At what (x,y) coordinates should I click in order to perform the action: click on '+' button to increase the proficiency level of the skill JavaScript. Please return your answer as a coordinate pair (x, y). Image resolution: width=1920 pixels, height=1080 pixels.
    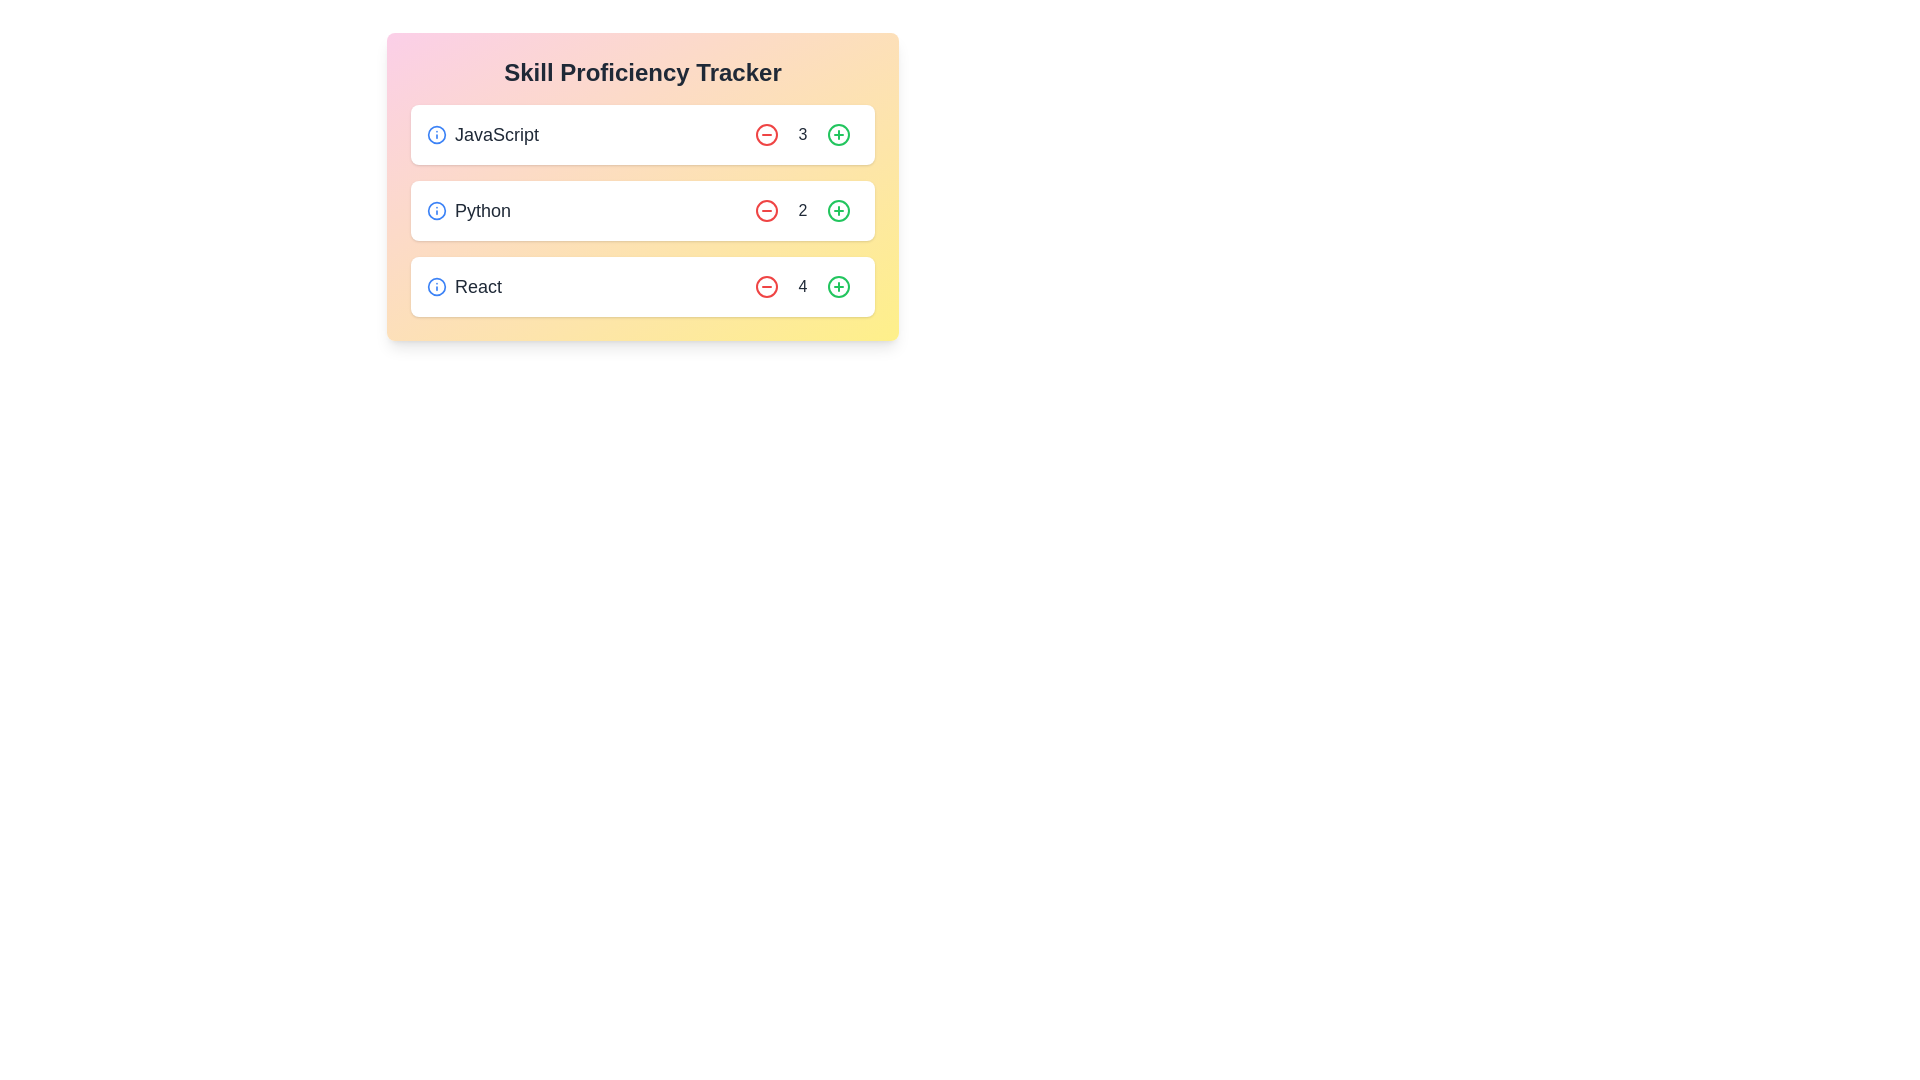
    Looking at the image, I should click on (839, 135).